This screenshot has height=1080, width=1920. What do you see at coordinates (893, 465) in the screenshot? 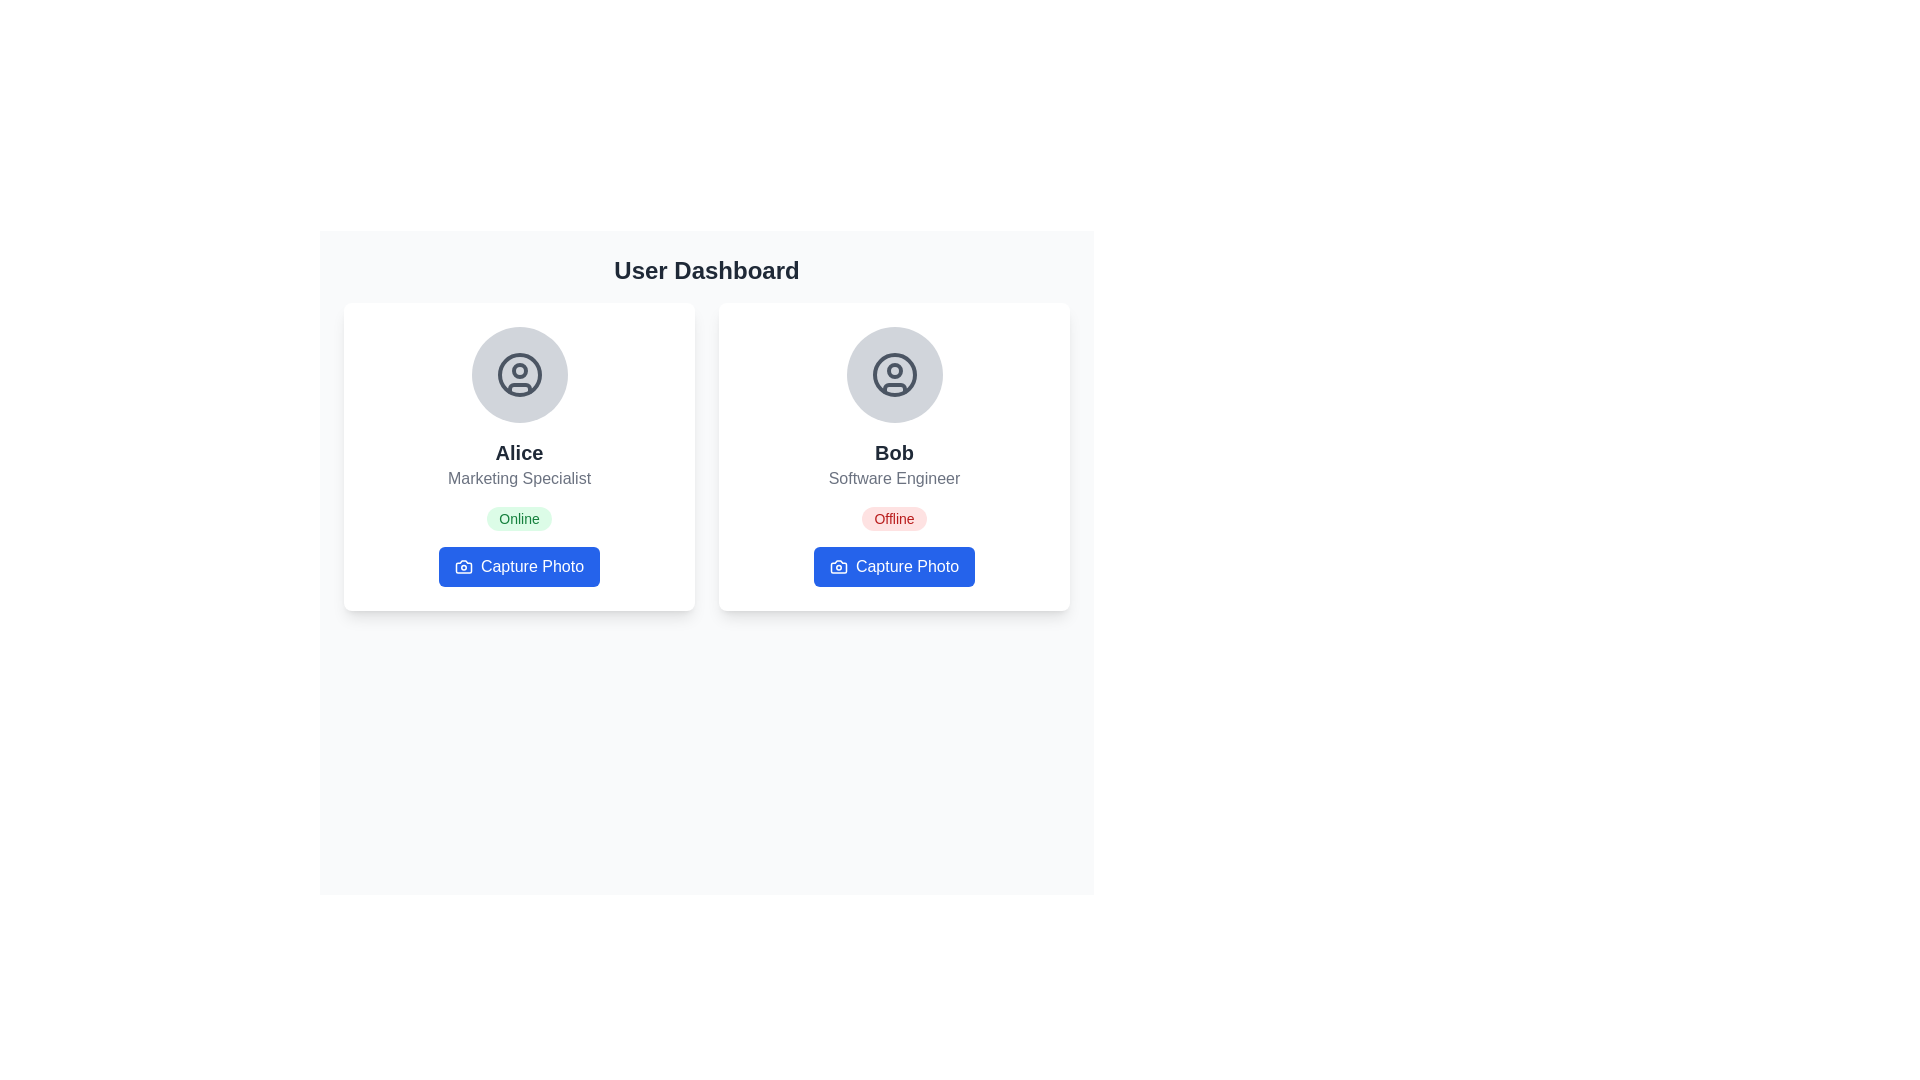
I see `the text block that serves as the name and title section for the user 'Bob', located below the profile image in the second card from the left in the two-card layout` at bounding box center [893, 465].